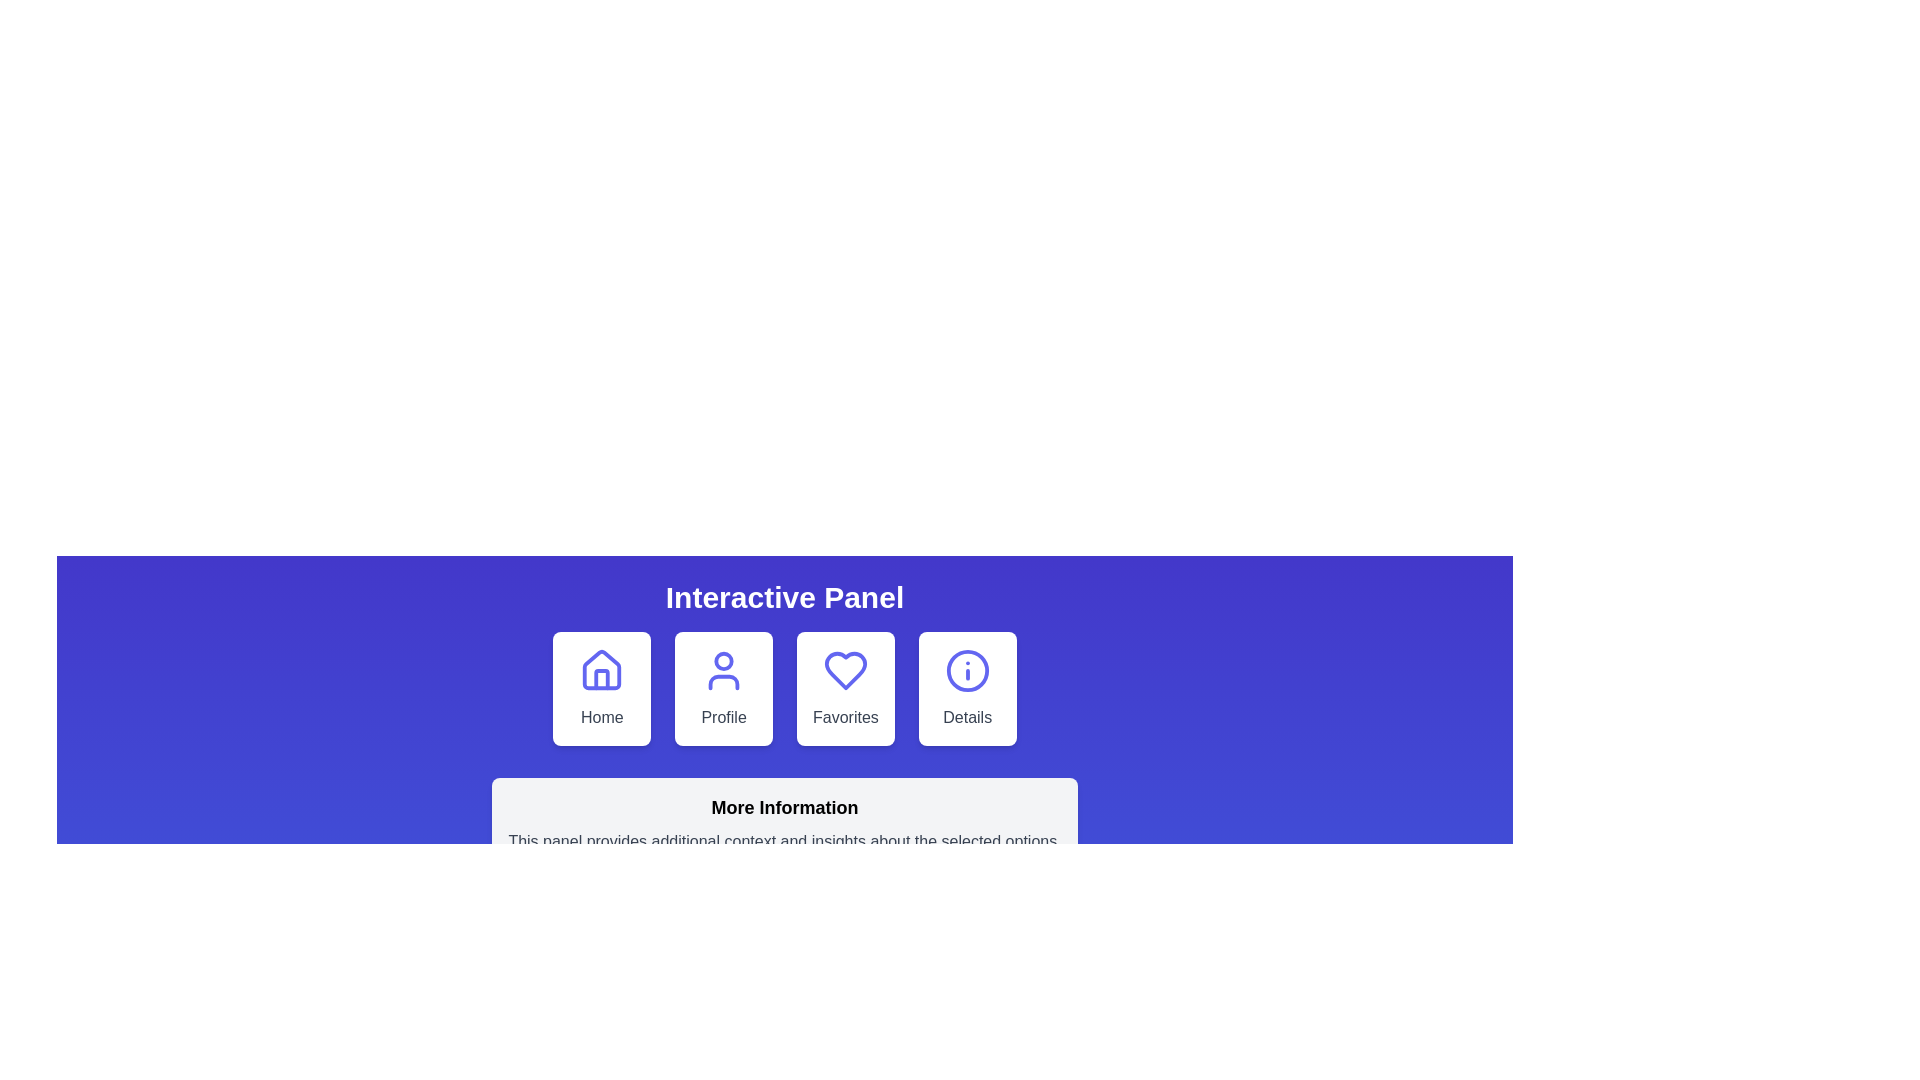 This screenshot has width=1920, height=1080. What do you see at coordinates (783, 596) in the screenshot?
I see `text of the header component located above the buttons labeled 'Home', 'Profile', 'Favorites', and 'Details'` at bounding box center [783, 596].